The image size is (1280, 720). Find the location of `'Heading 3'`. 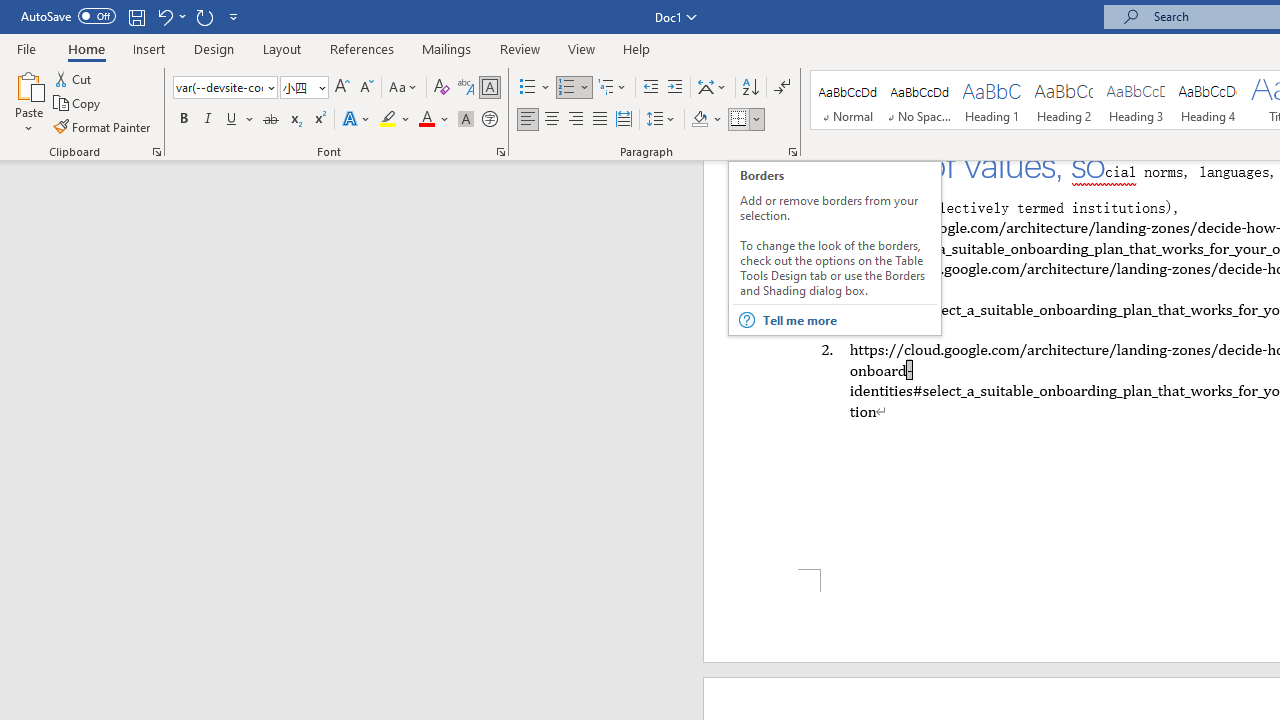

'Heading 3' is located at coordinates (1136, 100).